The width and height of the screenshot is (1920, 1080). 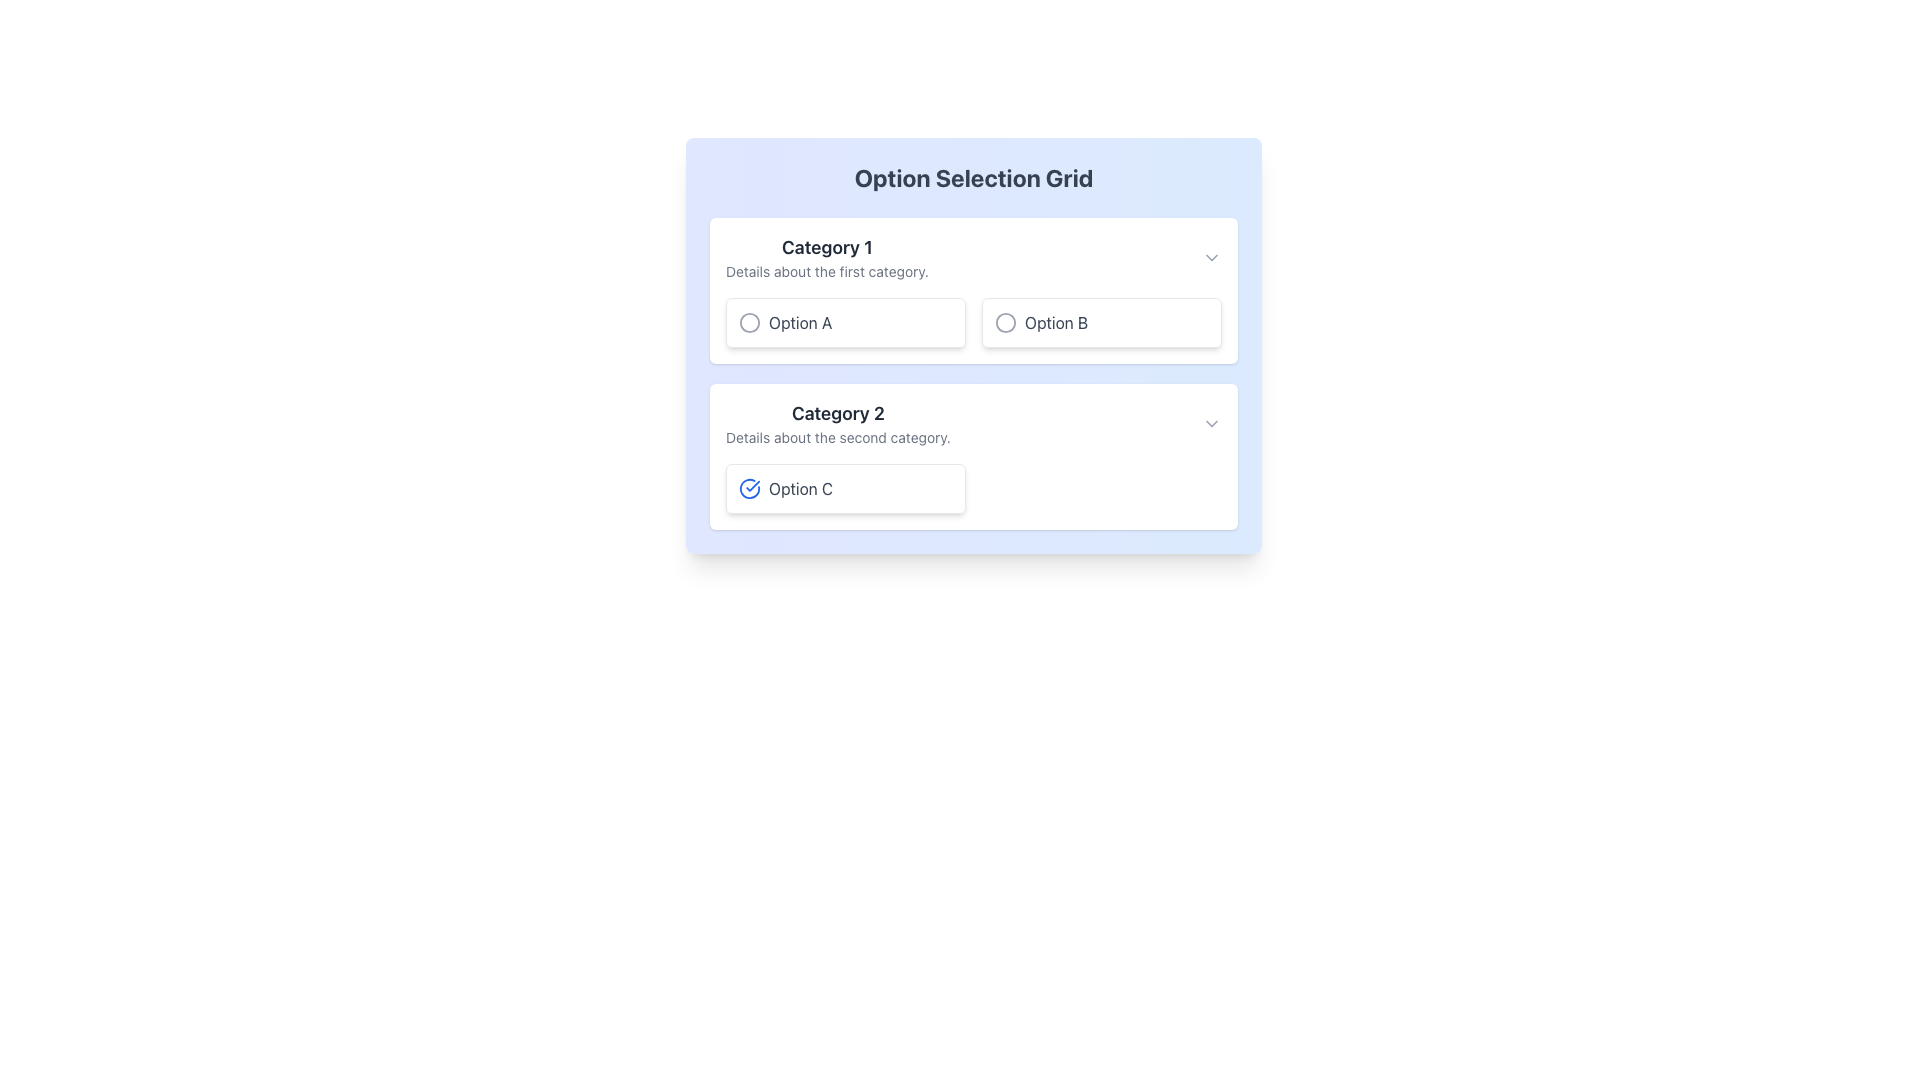 I want to click on the selectable button for 'Option A' located in the first row under 'Category 1', so click(x=845, y=322).